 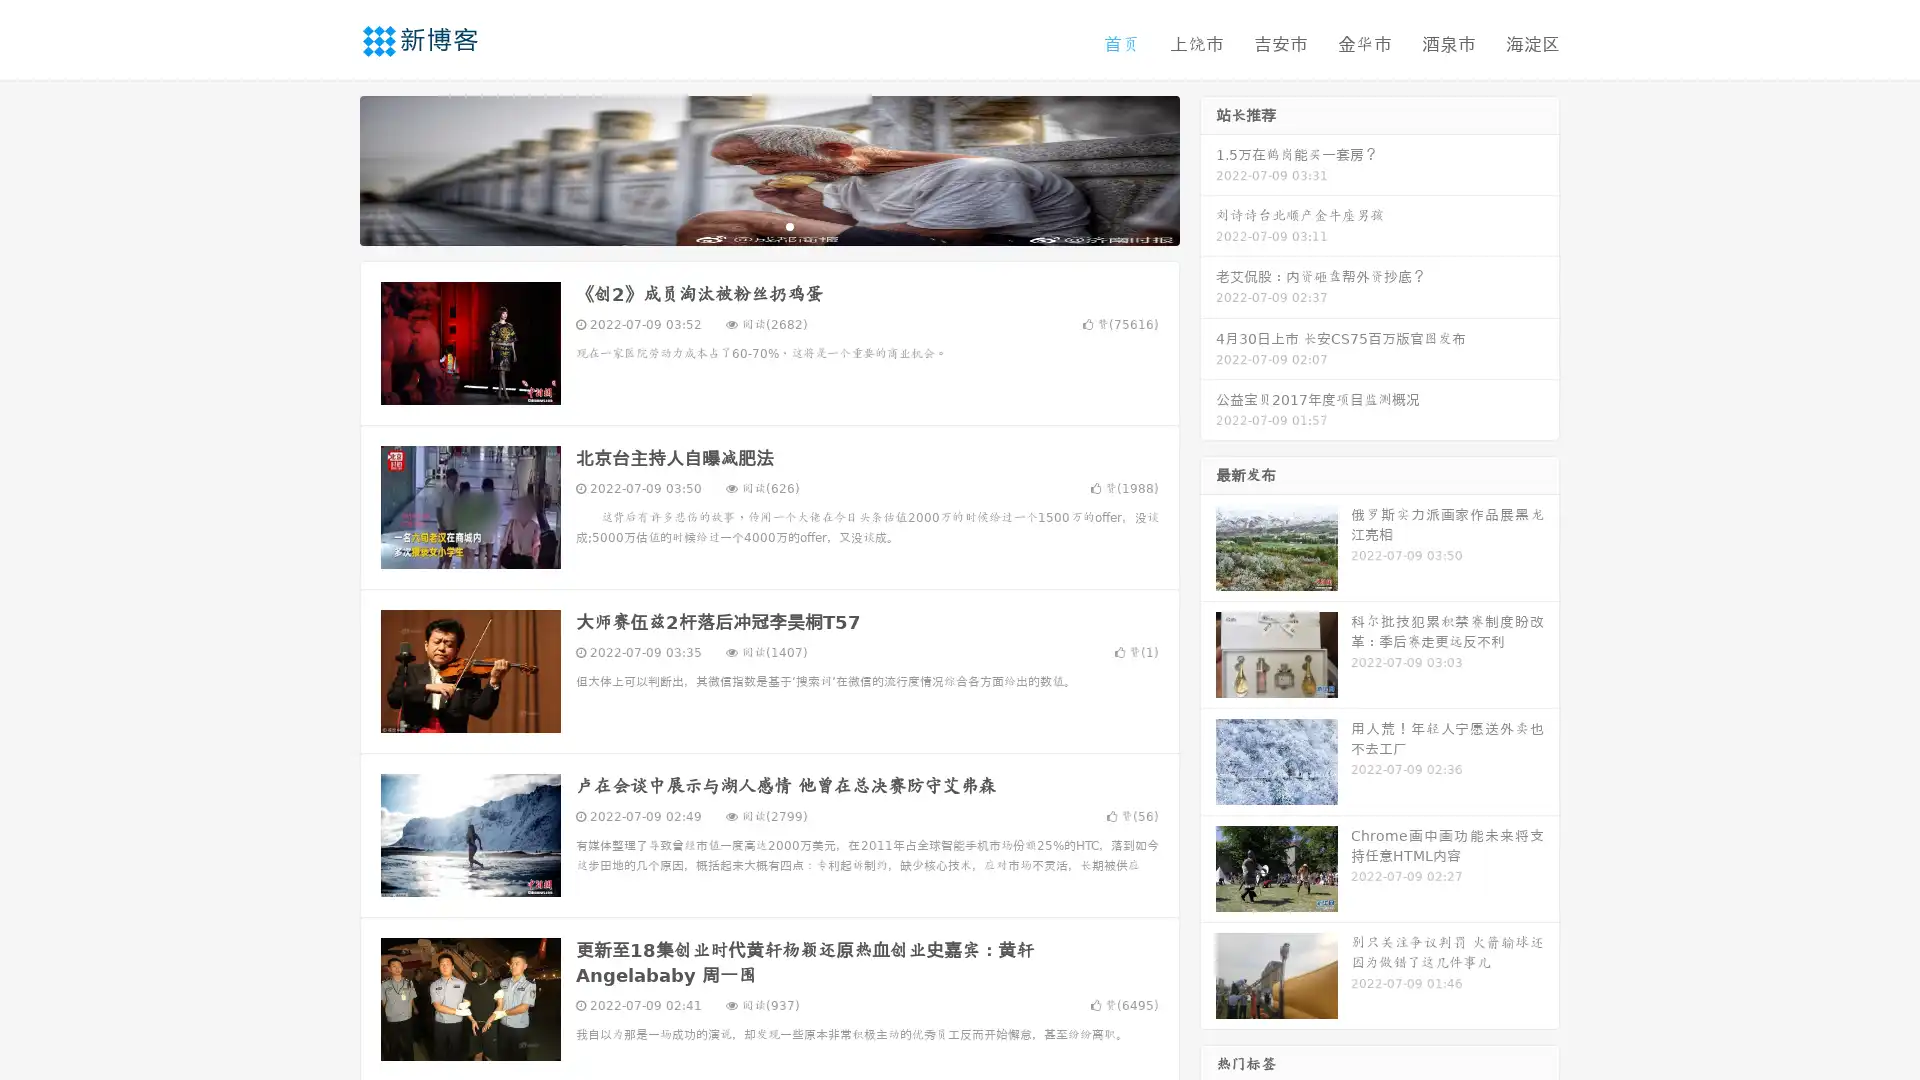 What do you see at coordinates (330, 168) in the screenshot?
I see `Previous slide` at bounding box center [330, 168].